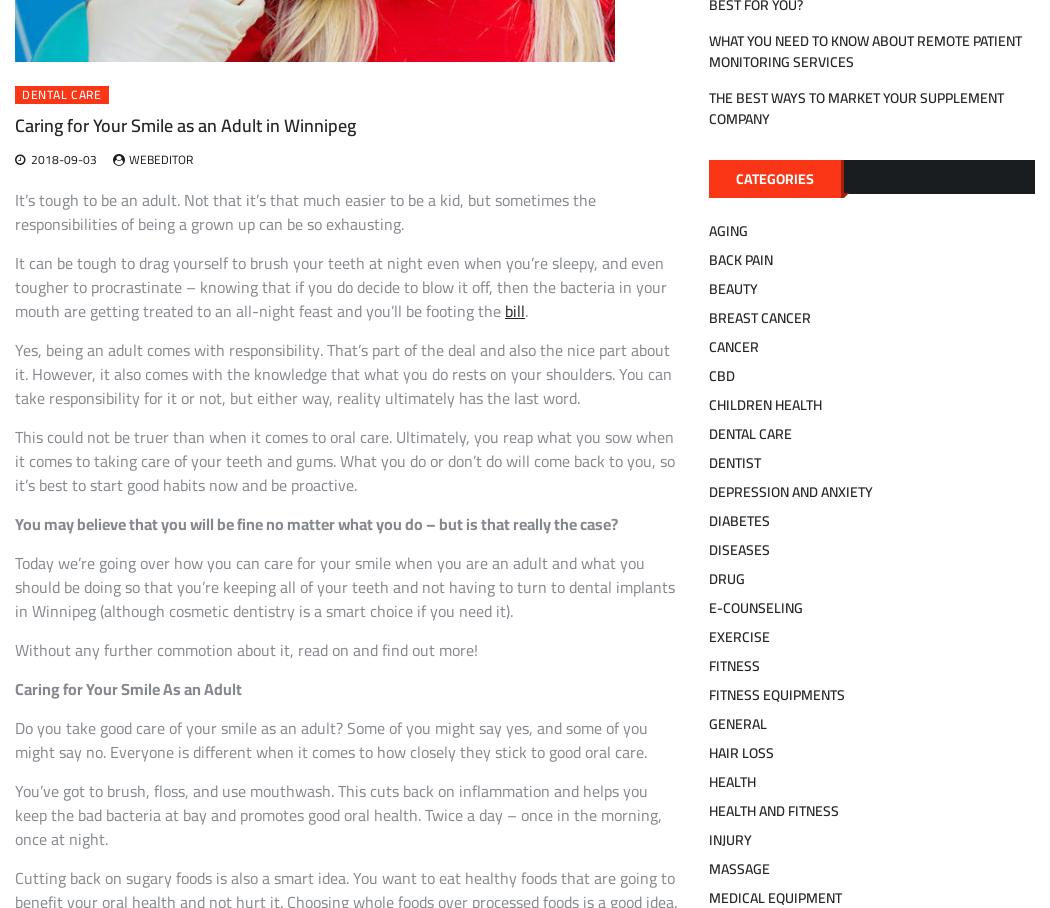 The height and width of the screenshot is (908, 1050). I want to click on 'Depression and Anxiety', so click(708, 491).